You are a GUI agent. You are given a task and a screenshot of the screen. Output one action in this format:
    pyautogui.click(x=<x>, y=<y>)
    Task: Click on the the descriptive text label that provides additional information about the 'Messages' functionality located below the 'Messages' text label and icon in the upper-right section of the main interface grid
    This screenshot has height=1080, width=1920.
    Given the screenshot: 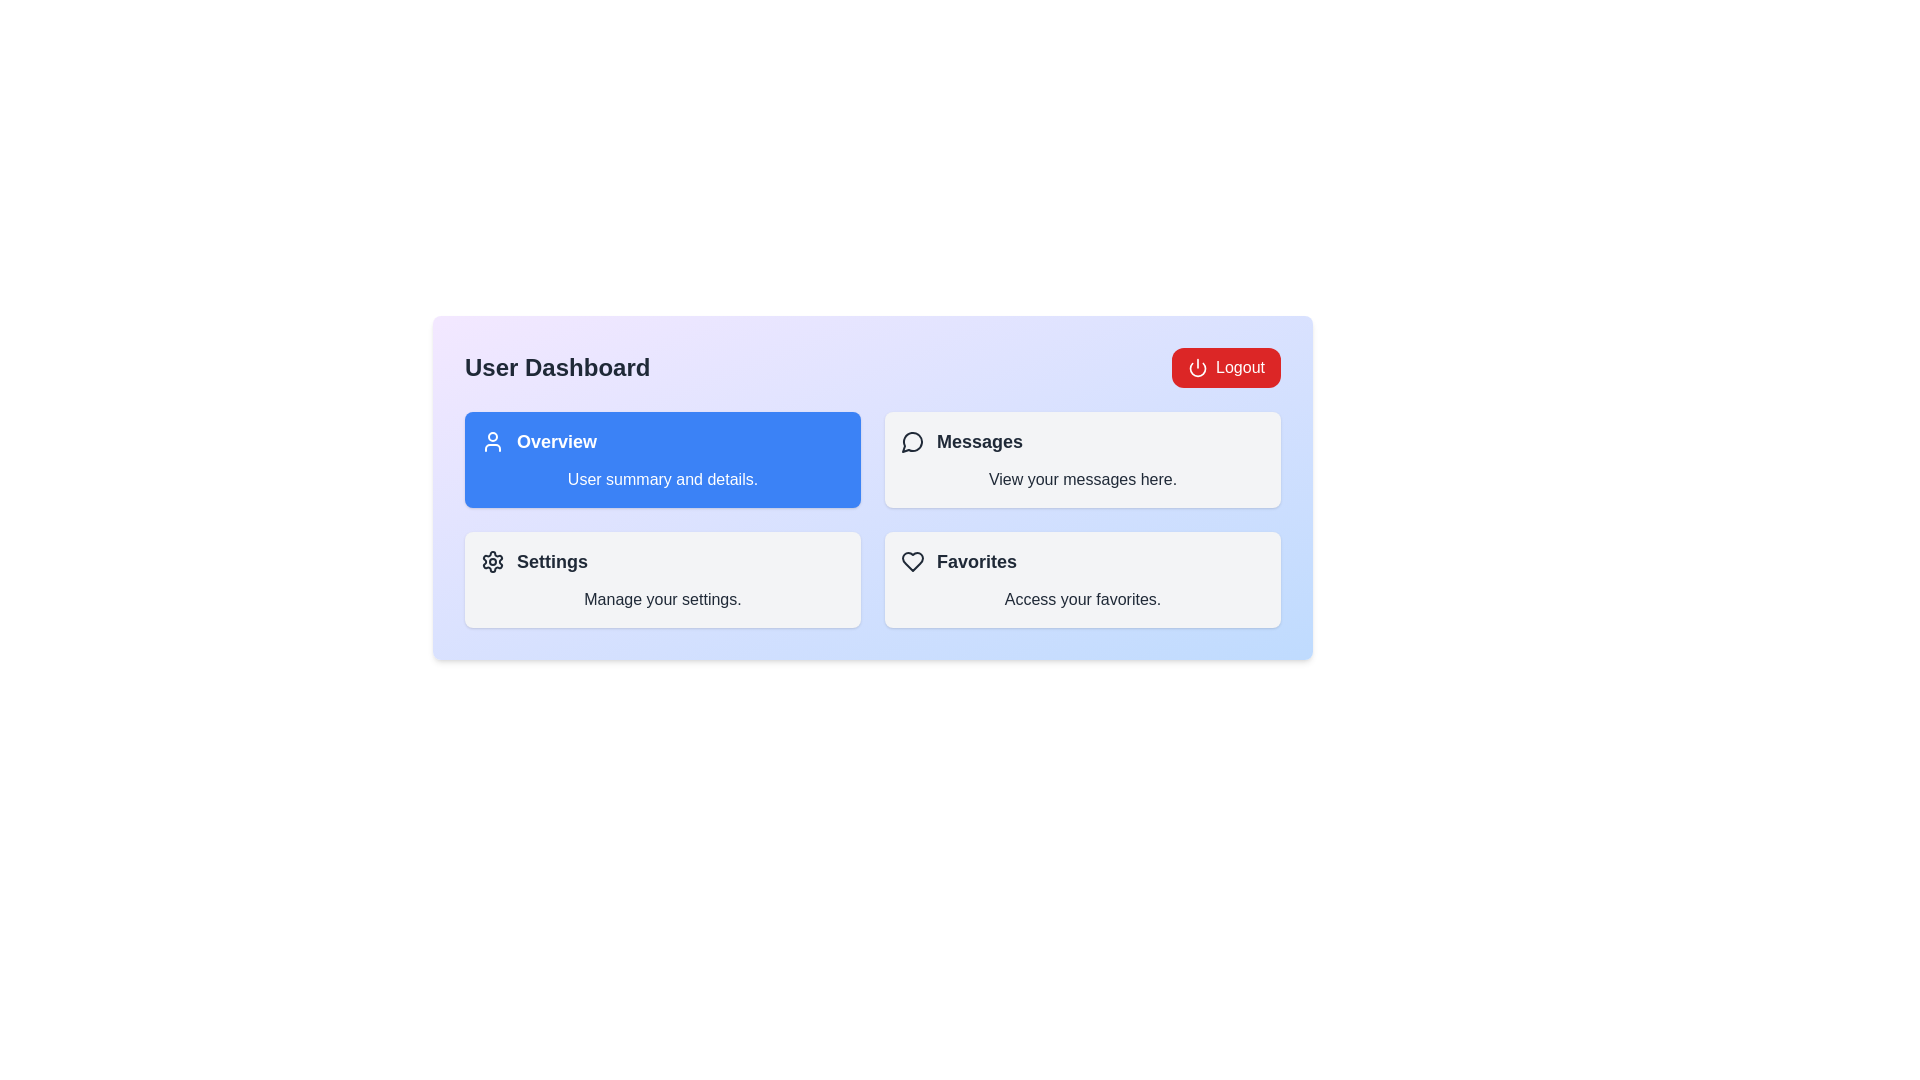 What is the action you would take?
    pyautogui.click(x=1082, y=479)
    